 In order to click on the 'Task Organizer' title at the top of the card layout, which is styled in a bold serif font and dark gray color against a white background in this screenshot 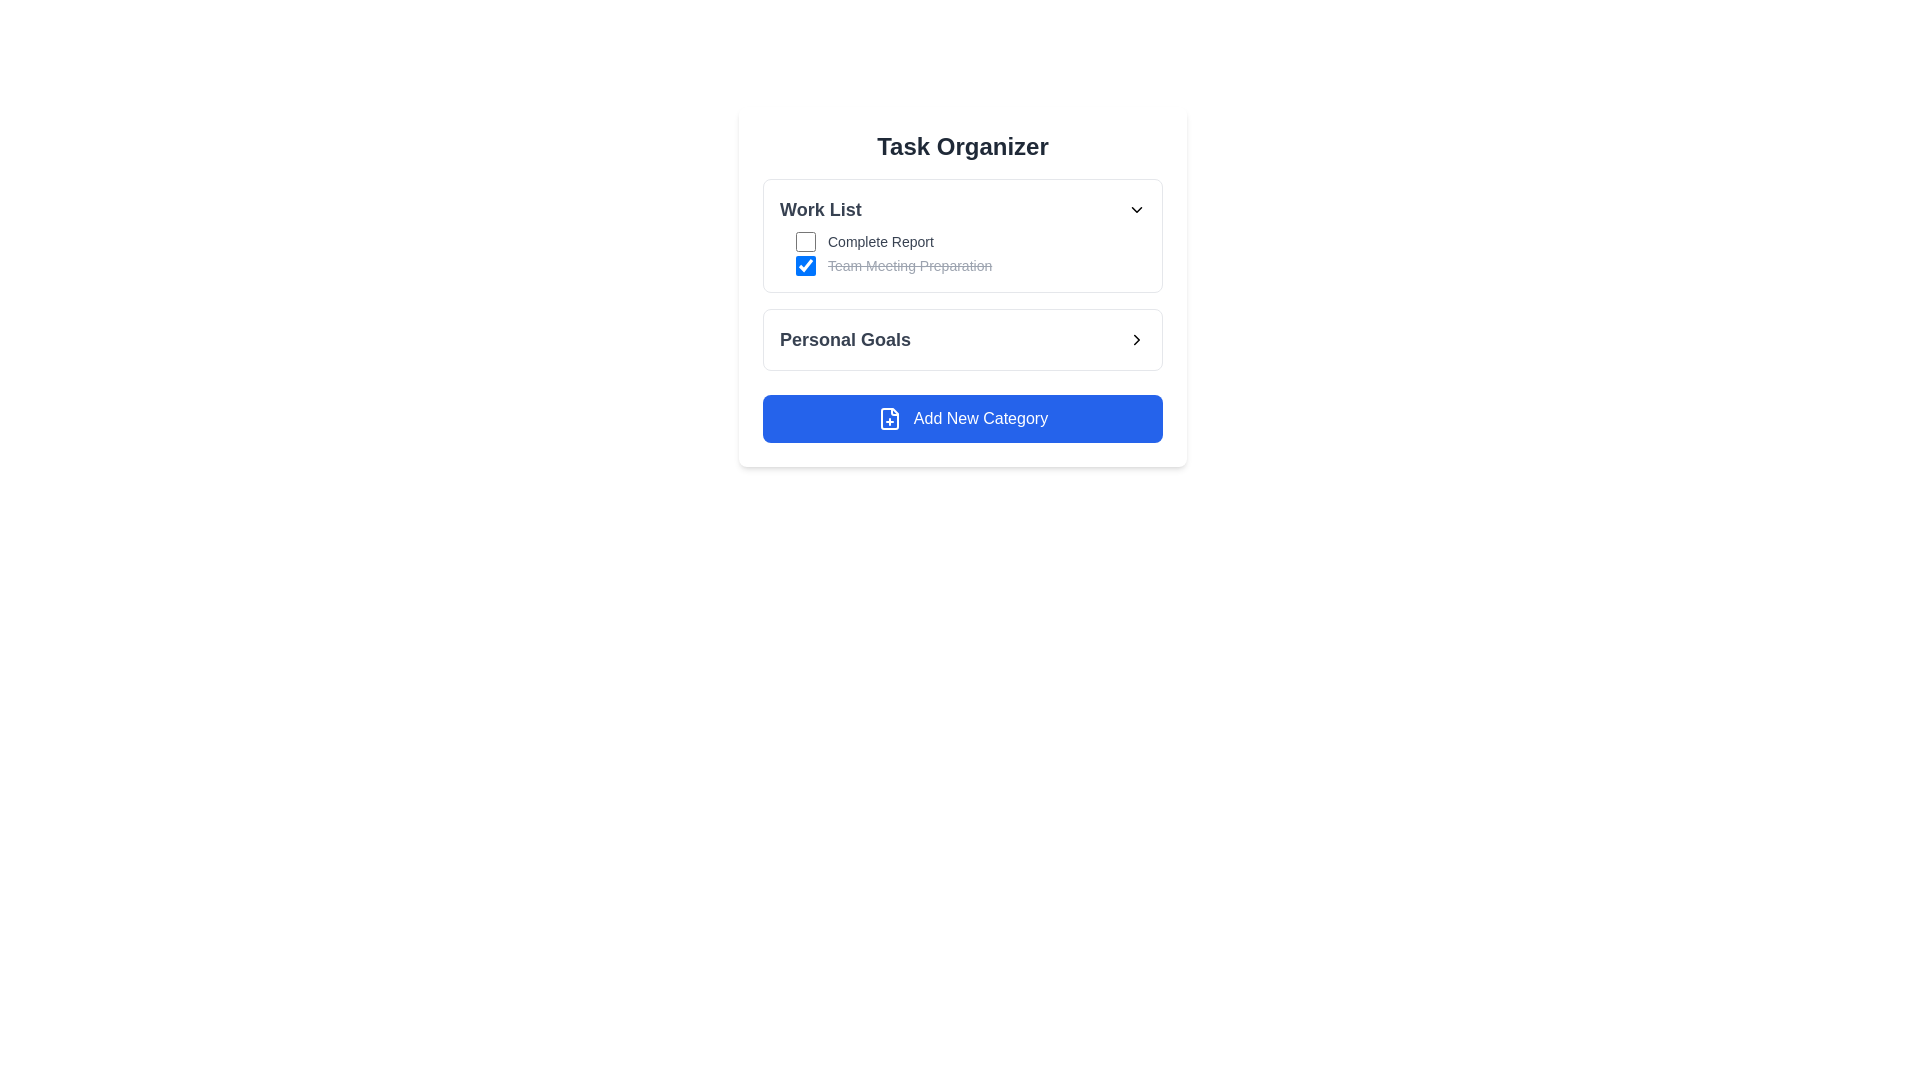, I will do `click(963, 145)`.